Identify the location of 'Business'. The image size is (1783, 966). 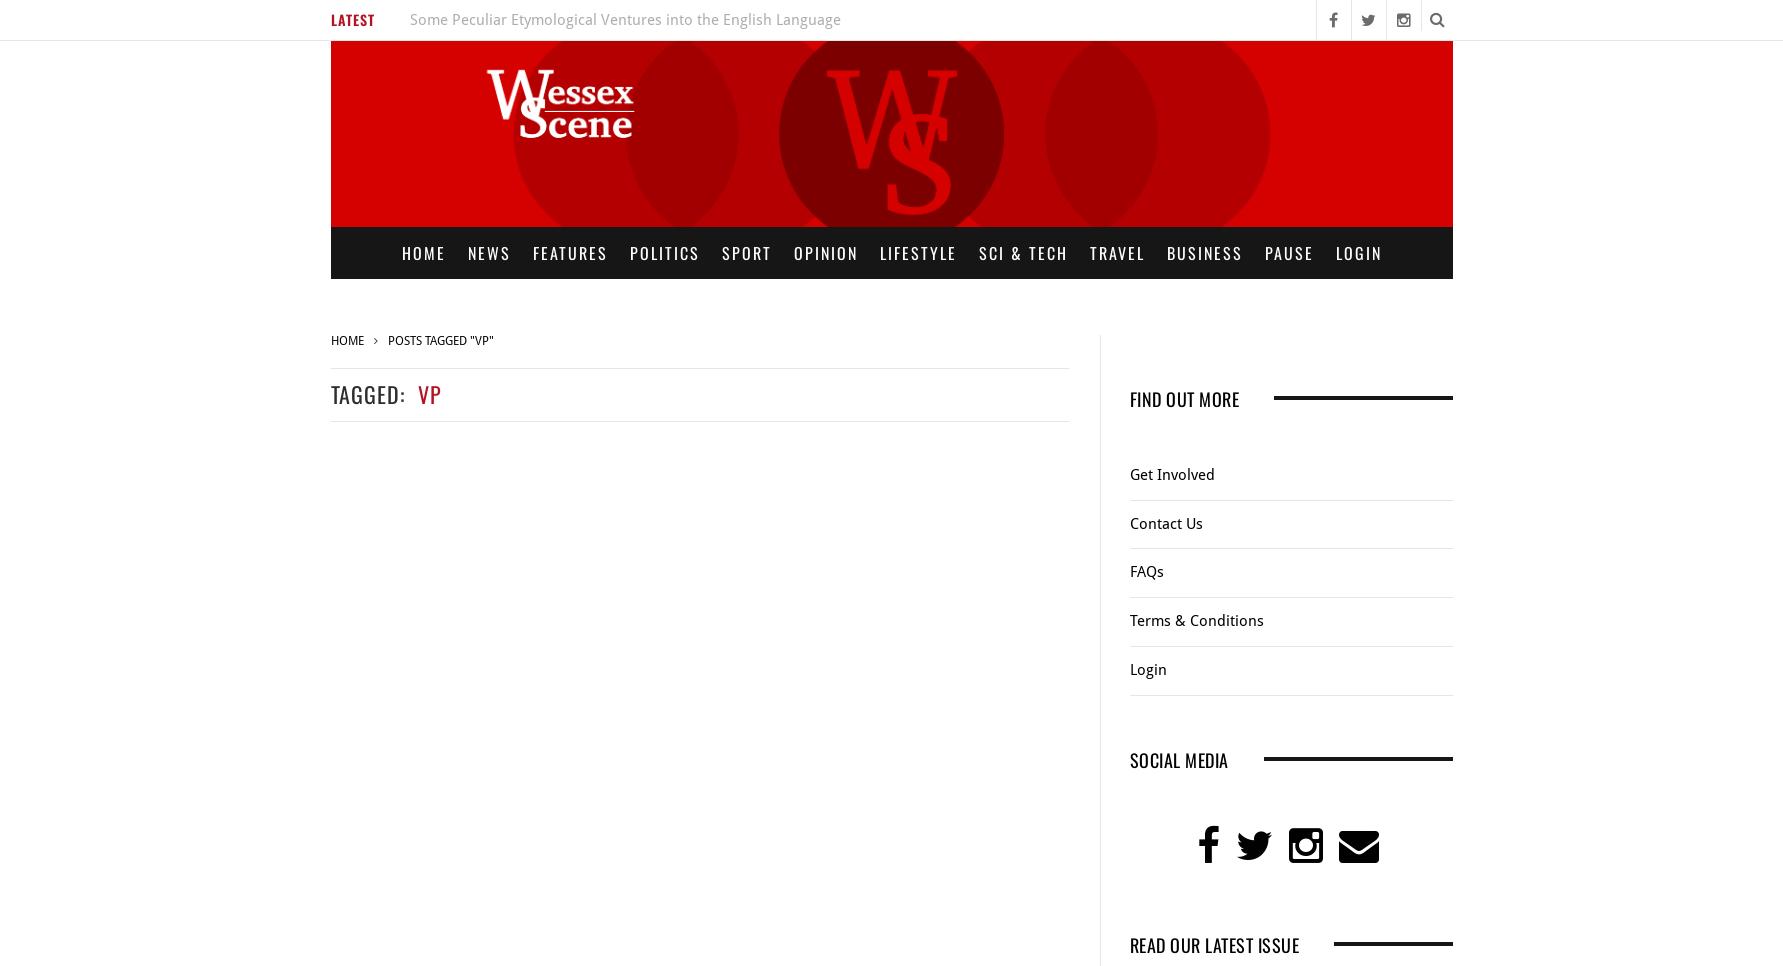
(1204, 252).